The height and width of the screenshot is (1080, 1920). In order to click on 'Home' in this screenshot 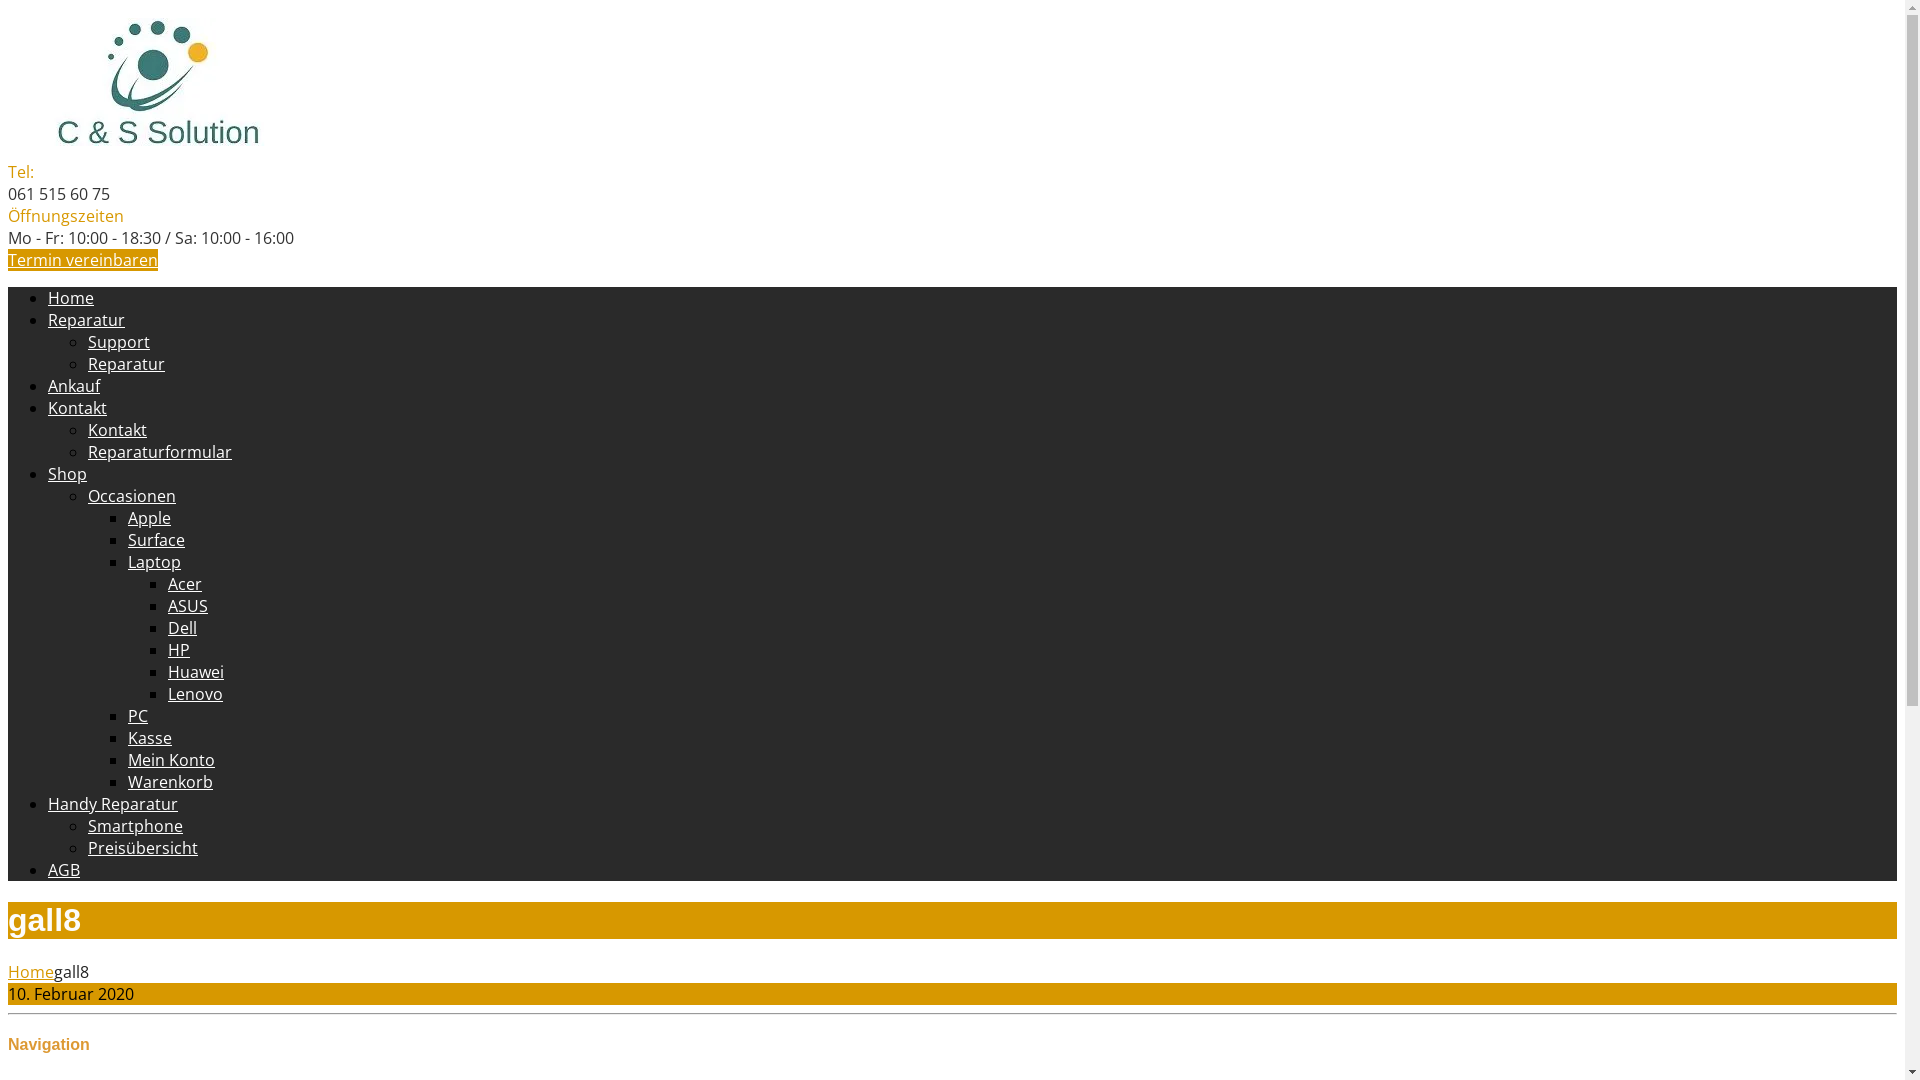, I will do `click(30, 971)`.